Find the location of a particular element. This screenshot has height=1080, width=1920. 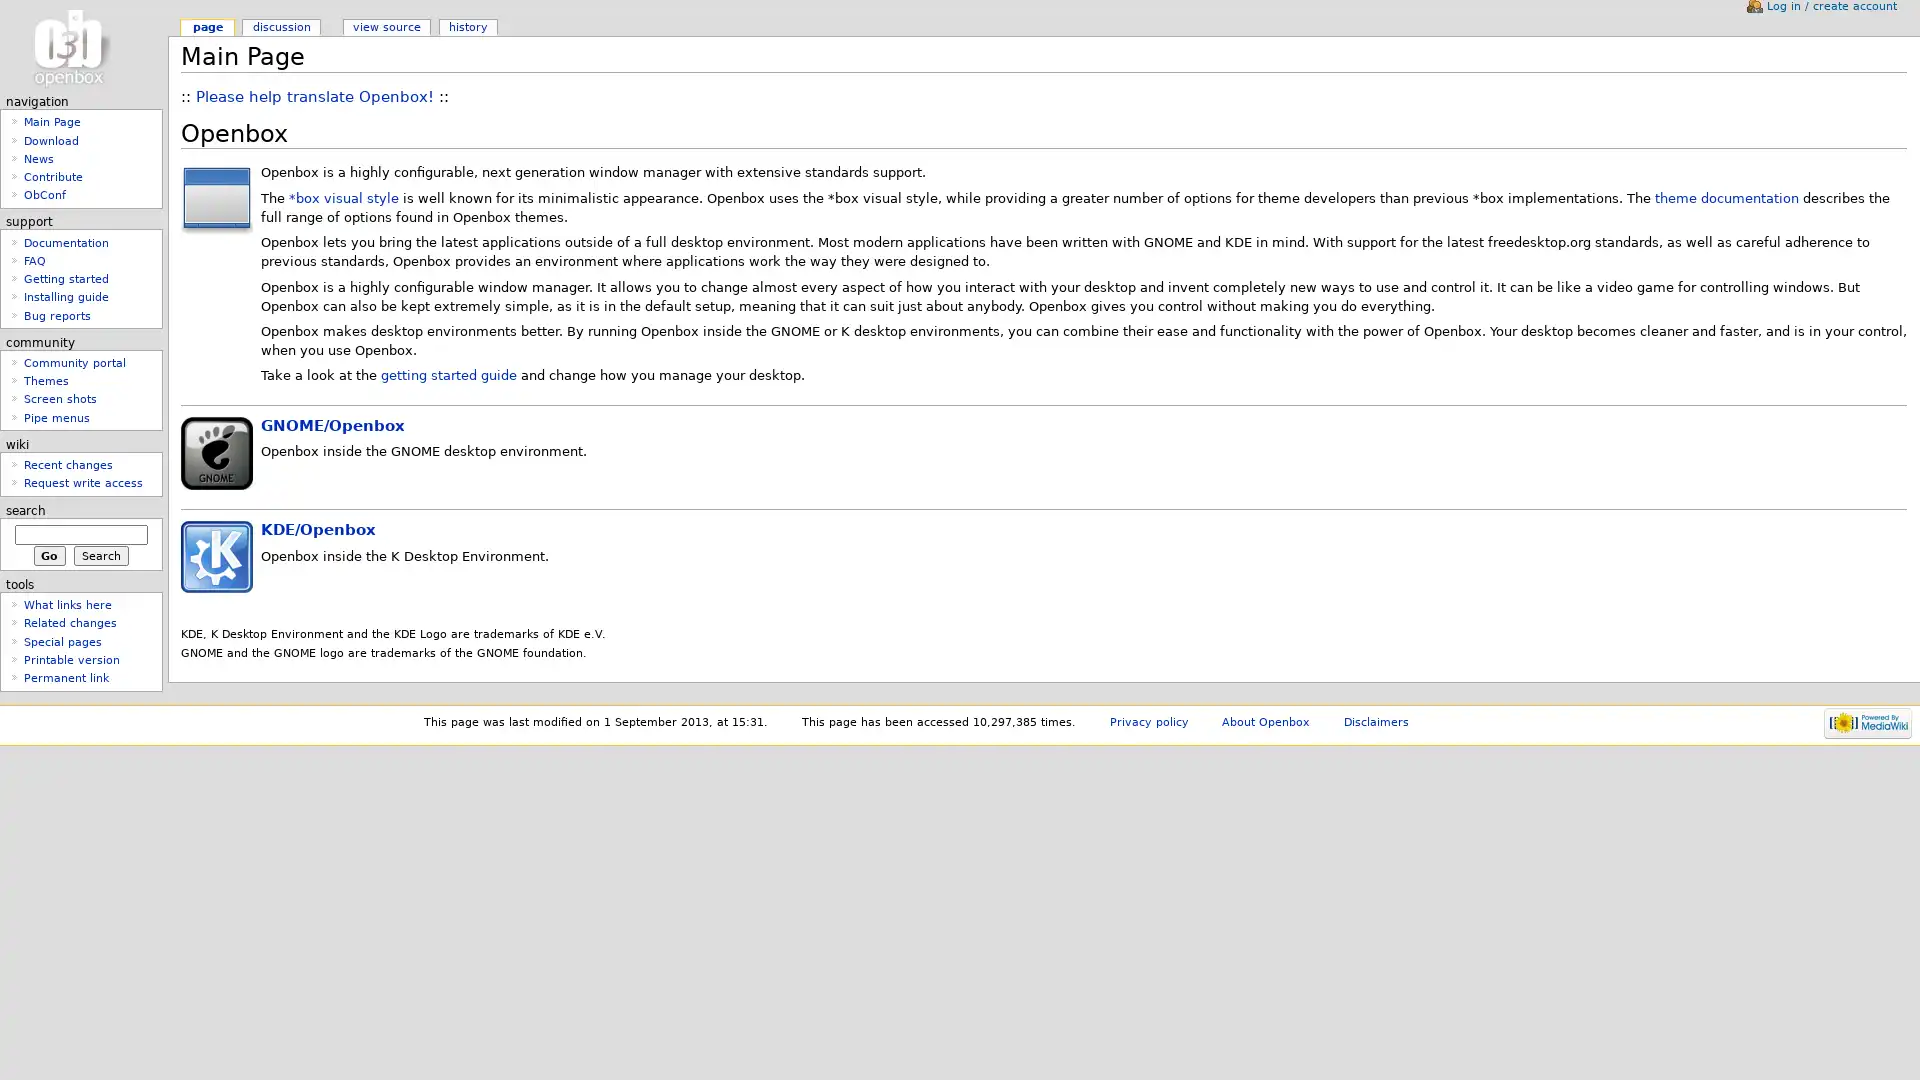

Search is located at coordinates (99, 555).